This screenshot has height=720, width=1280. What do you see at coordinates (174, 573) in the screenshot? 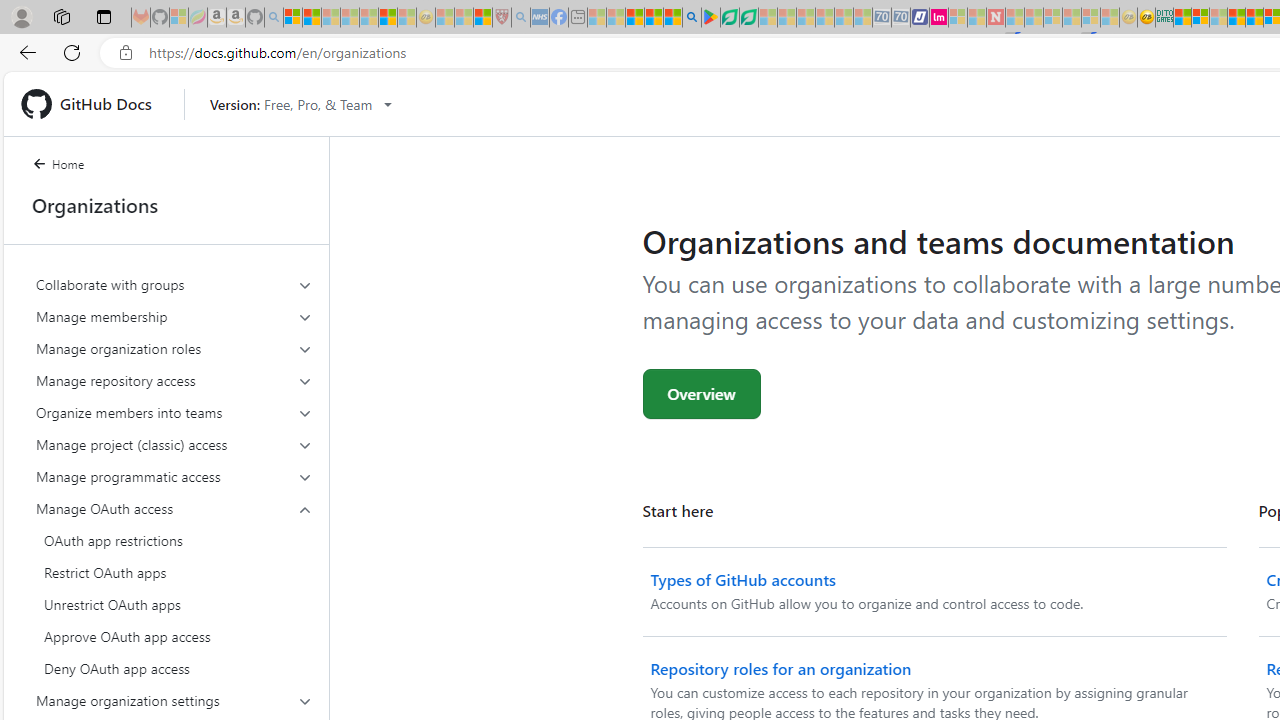
I see `'Restrict OAuth apps'` at bounding box center [174, 573].